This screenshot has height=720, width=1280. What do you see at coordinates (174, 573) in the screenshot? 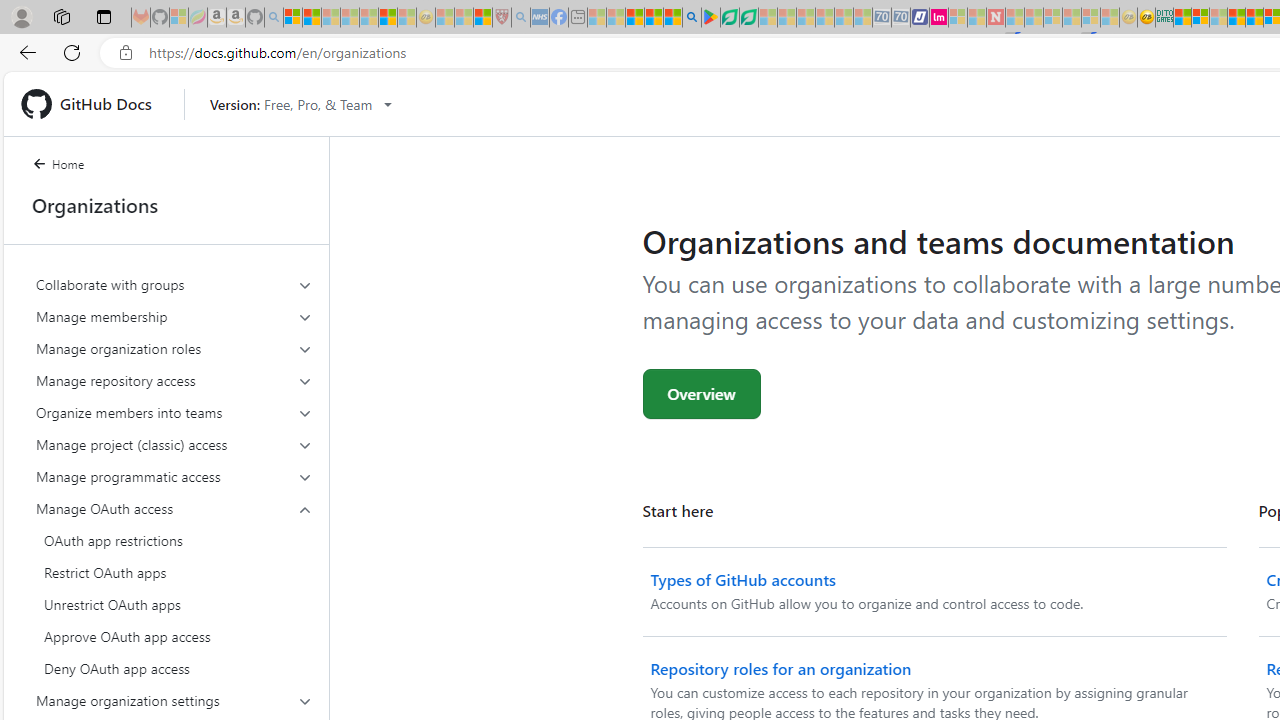
I see `'Restrict OAuth apps'` at bounding box center [174, 573].